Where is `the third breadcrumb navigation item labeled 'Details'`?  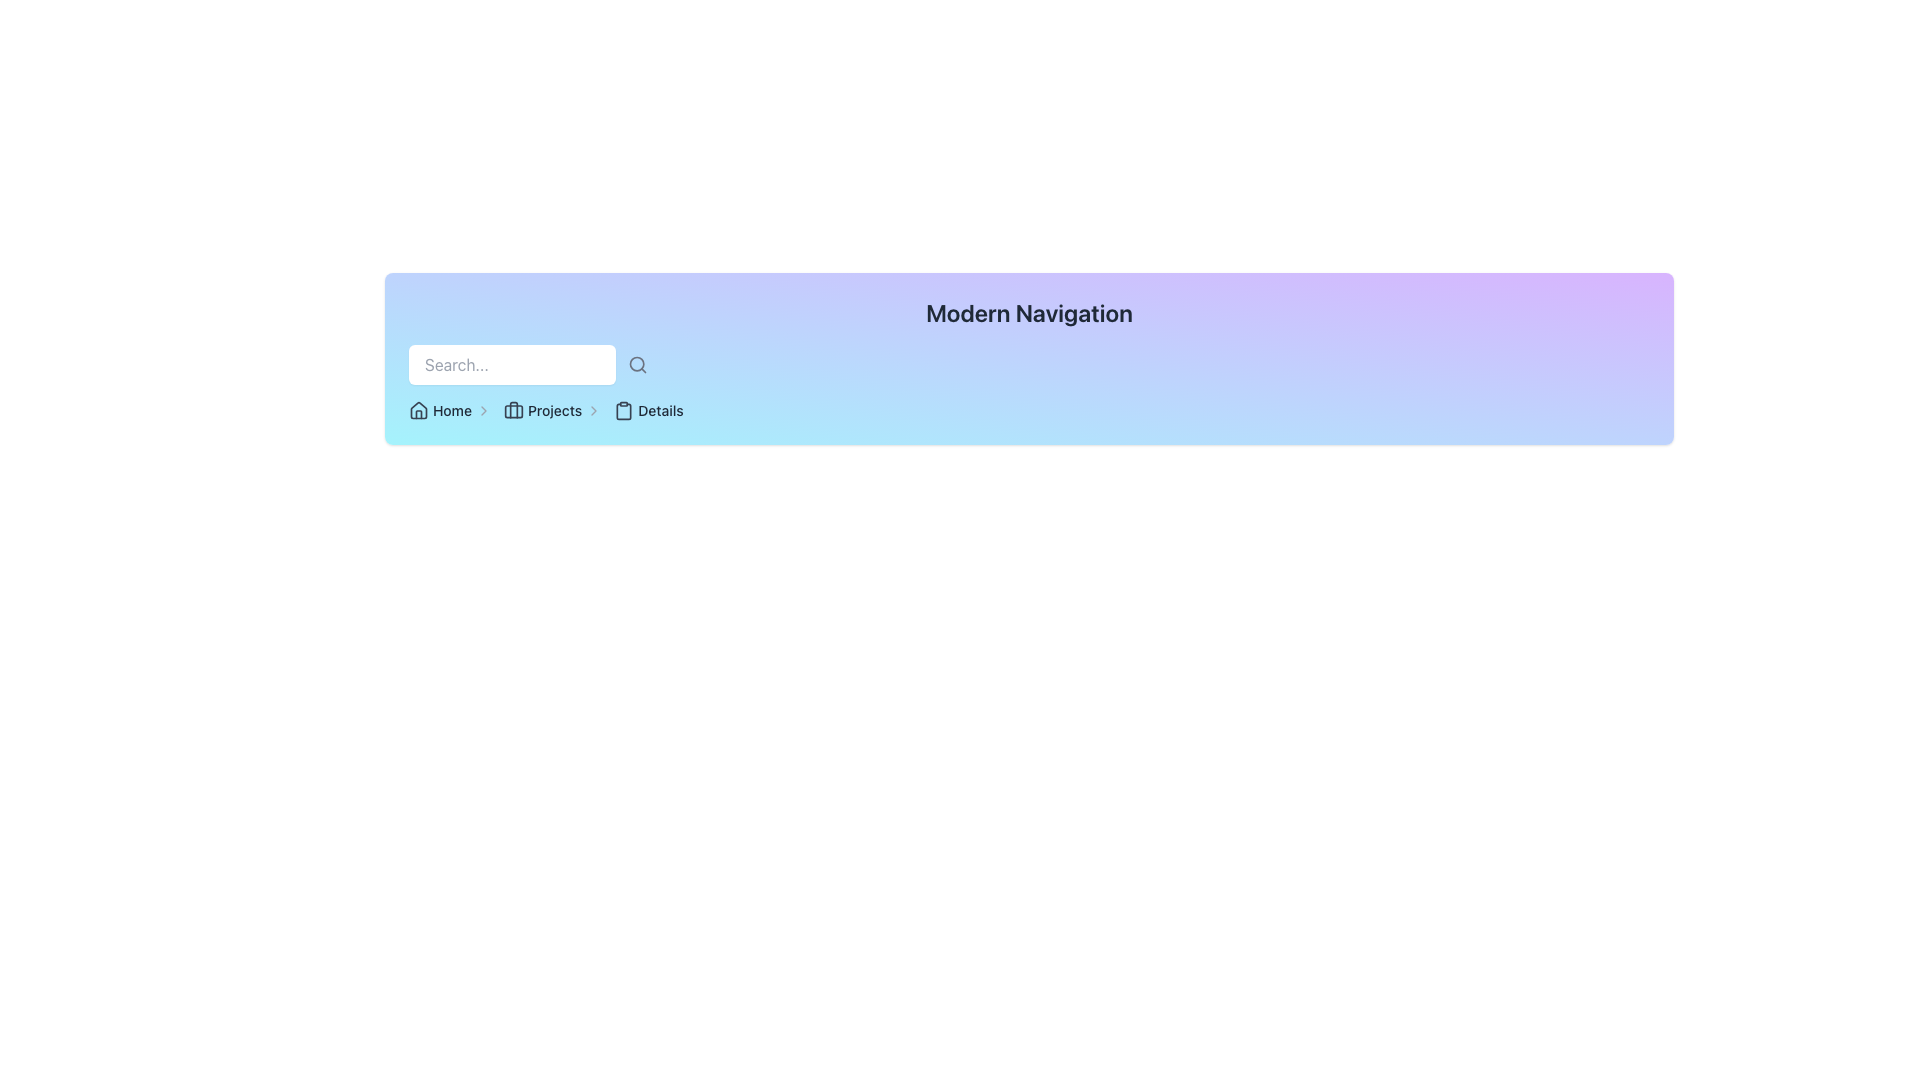 the third breadcrumb navigation item labeled 'Details' is located at coordinates (648, 410).